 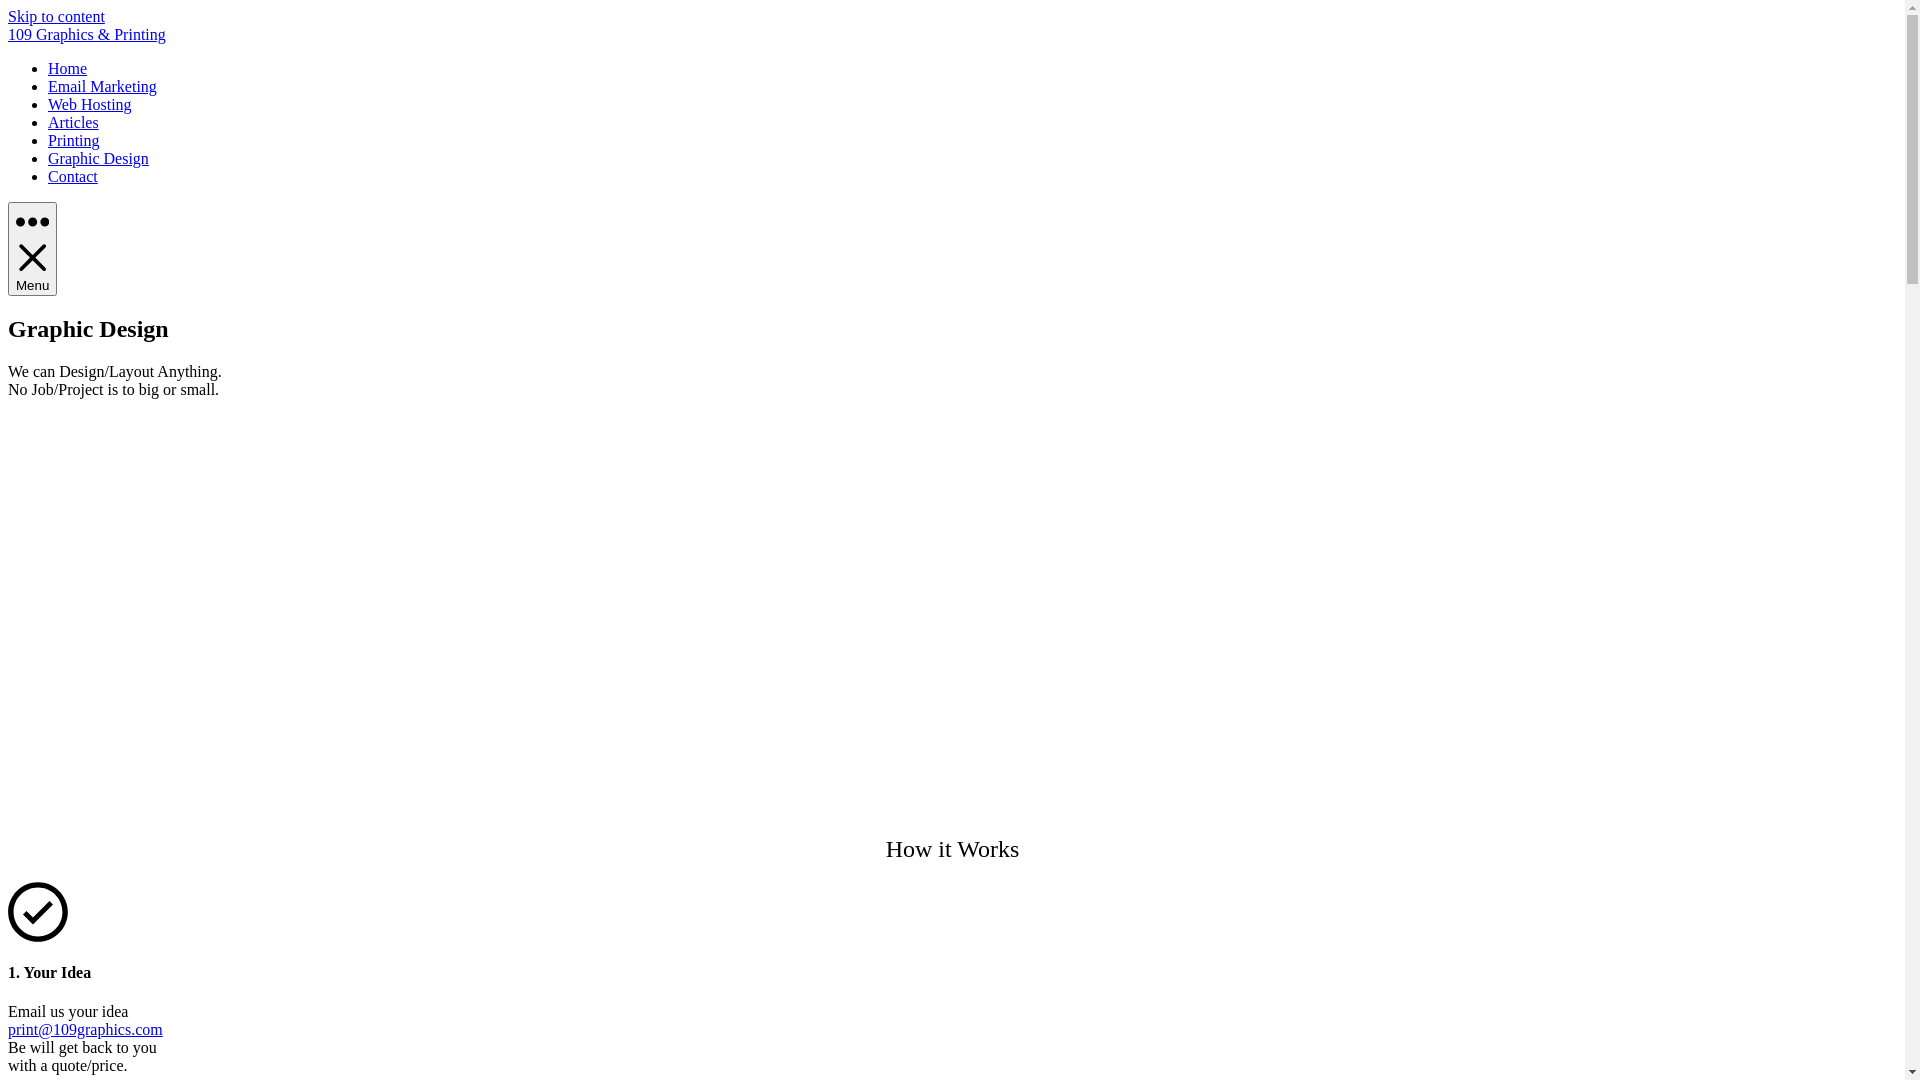 I want to click on 'Articles', so click(x=48, y=122).